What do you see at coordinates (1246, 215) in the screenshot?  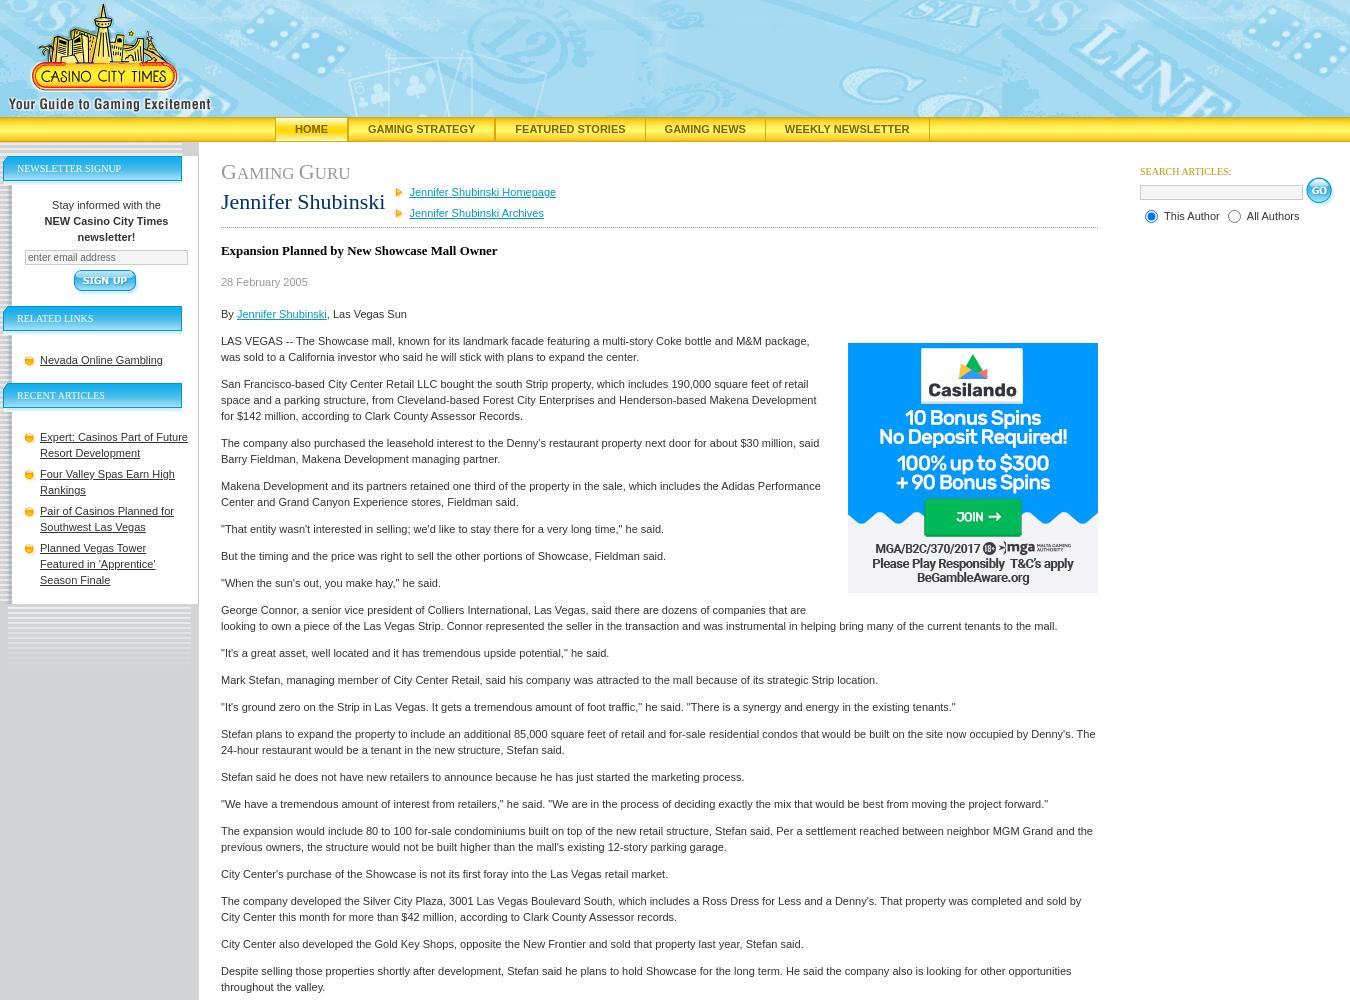 I see `'All Authors'` at bounding box center [1246, 215].